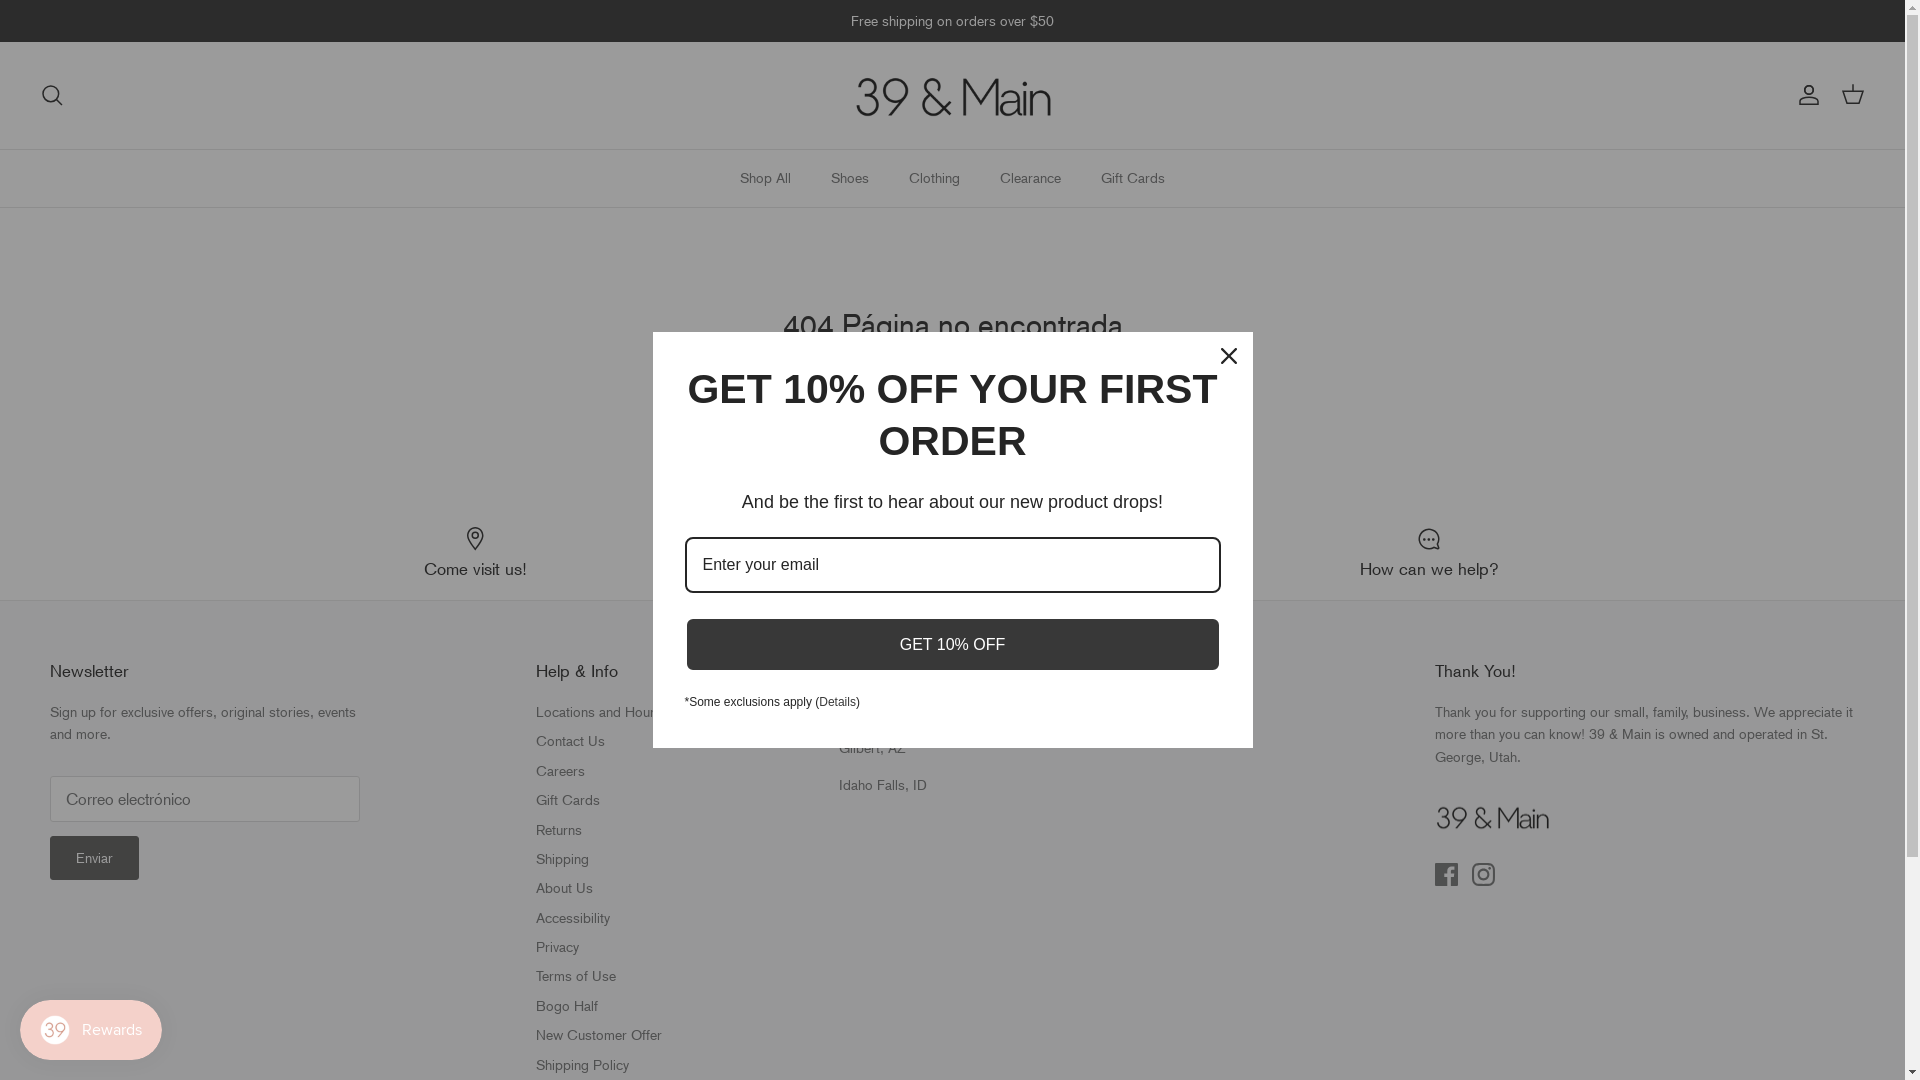 This screenshot has height=1080, width=1920. I want to click on 'GET 10% OFF', so click(684, 643).